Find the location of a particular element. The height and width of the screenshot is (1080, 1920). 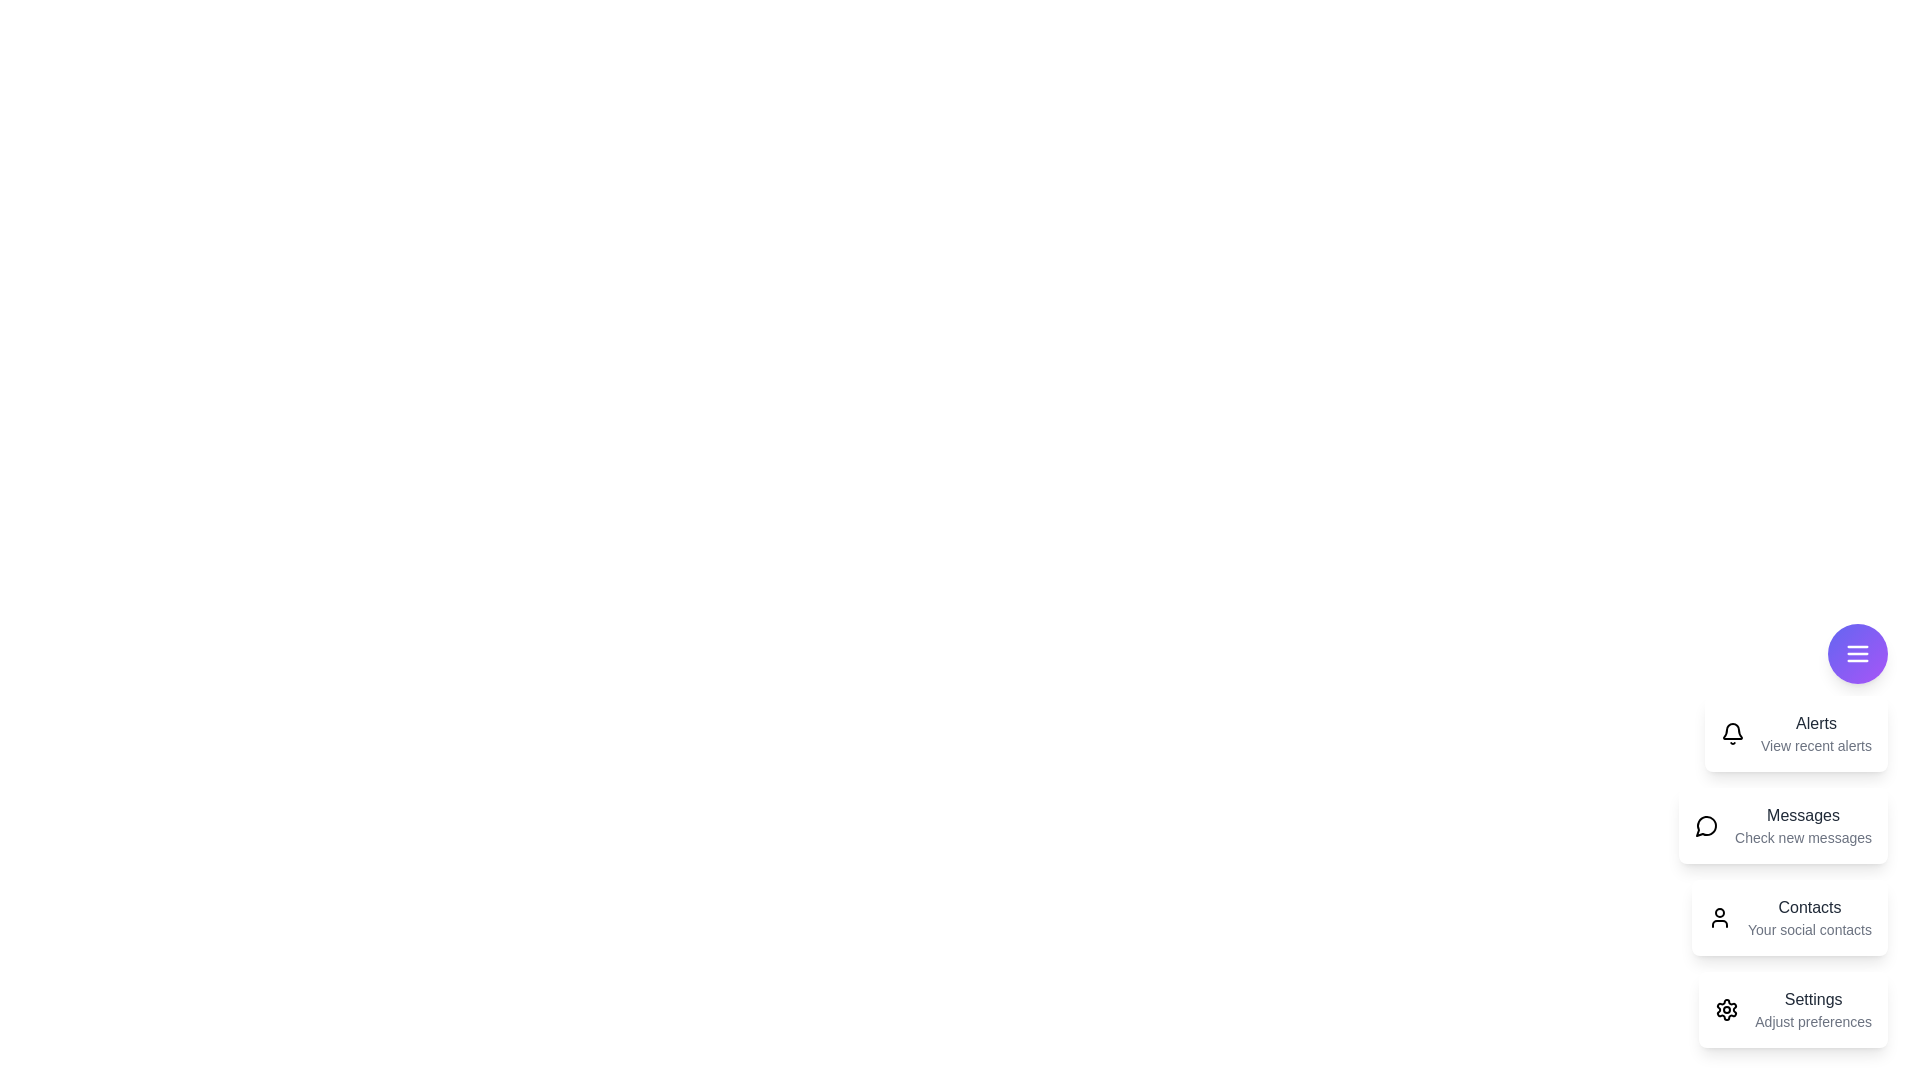

the 'Settings' card to interact with it is located at coordinates (1813, 1010).